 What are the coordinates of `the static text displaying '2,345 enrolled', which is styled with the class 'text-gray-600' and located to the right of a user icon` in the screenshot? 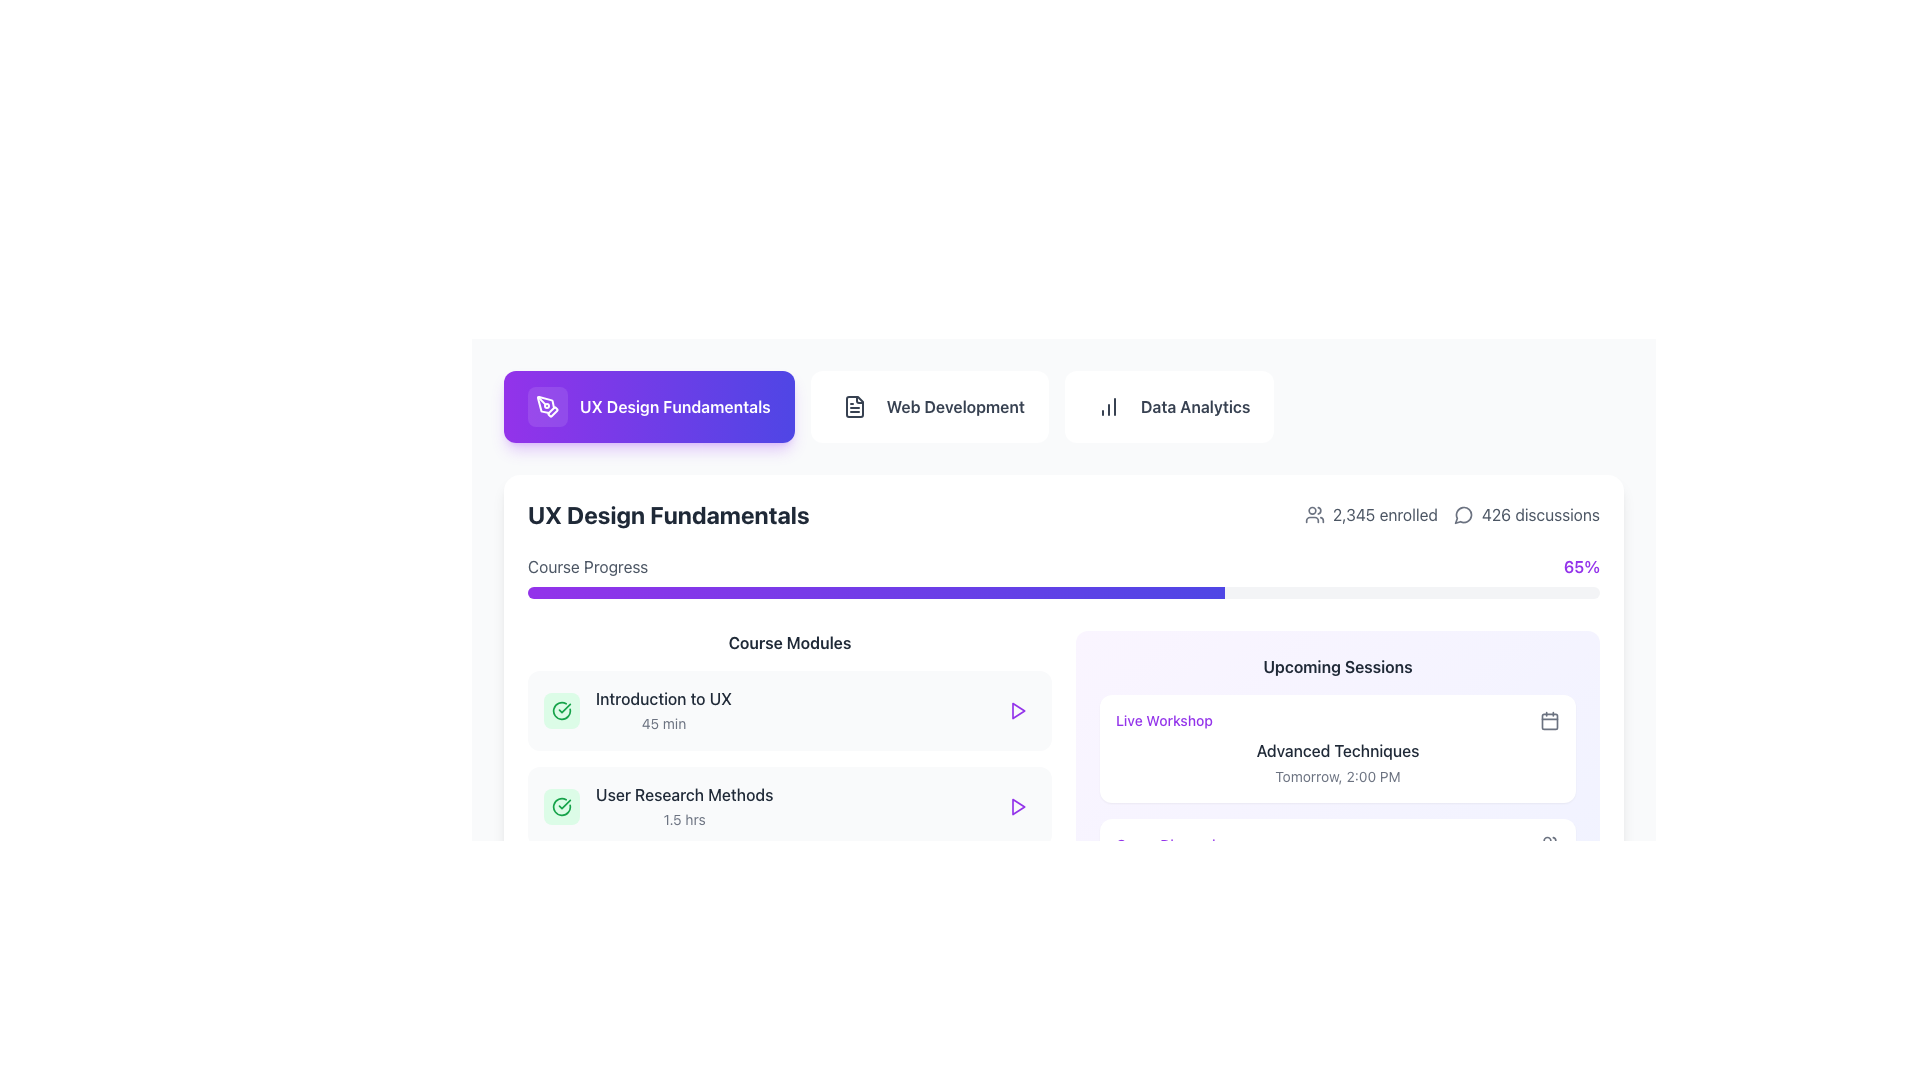 It's located at (1384, 514).